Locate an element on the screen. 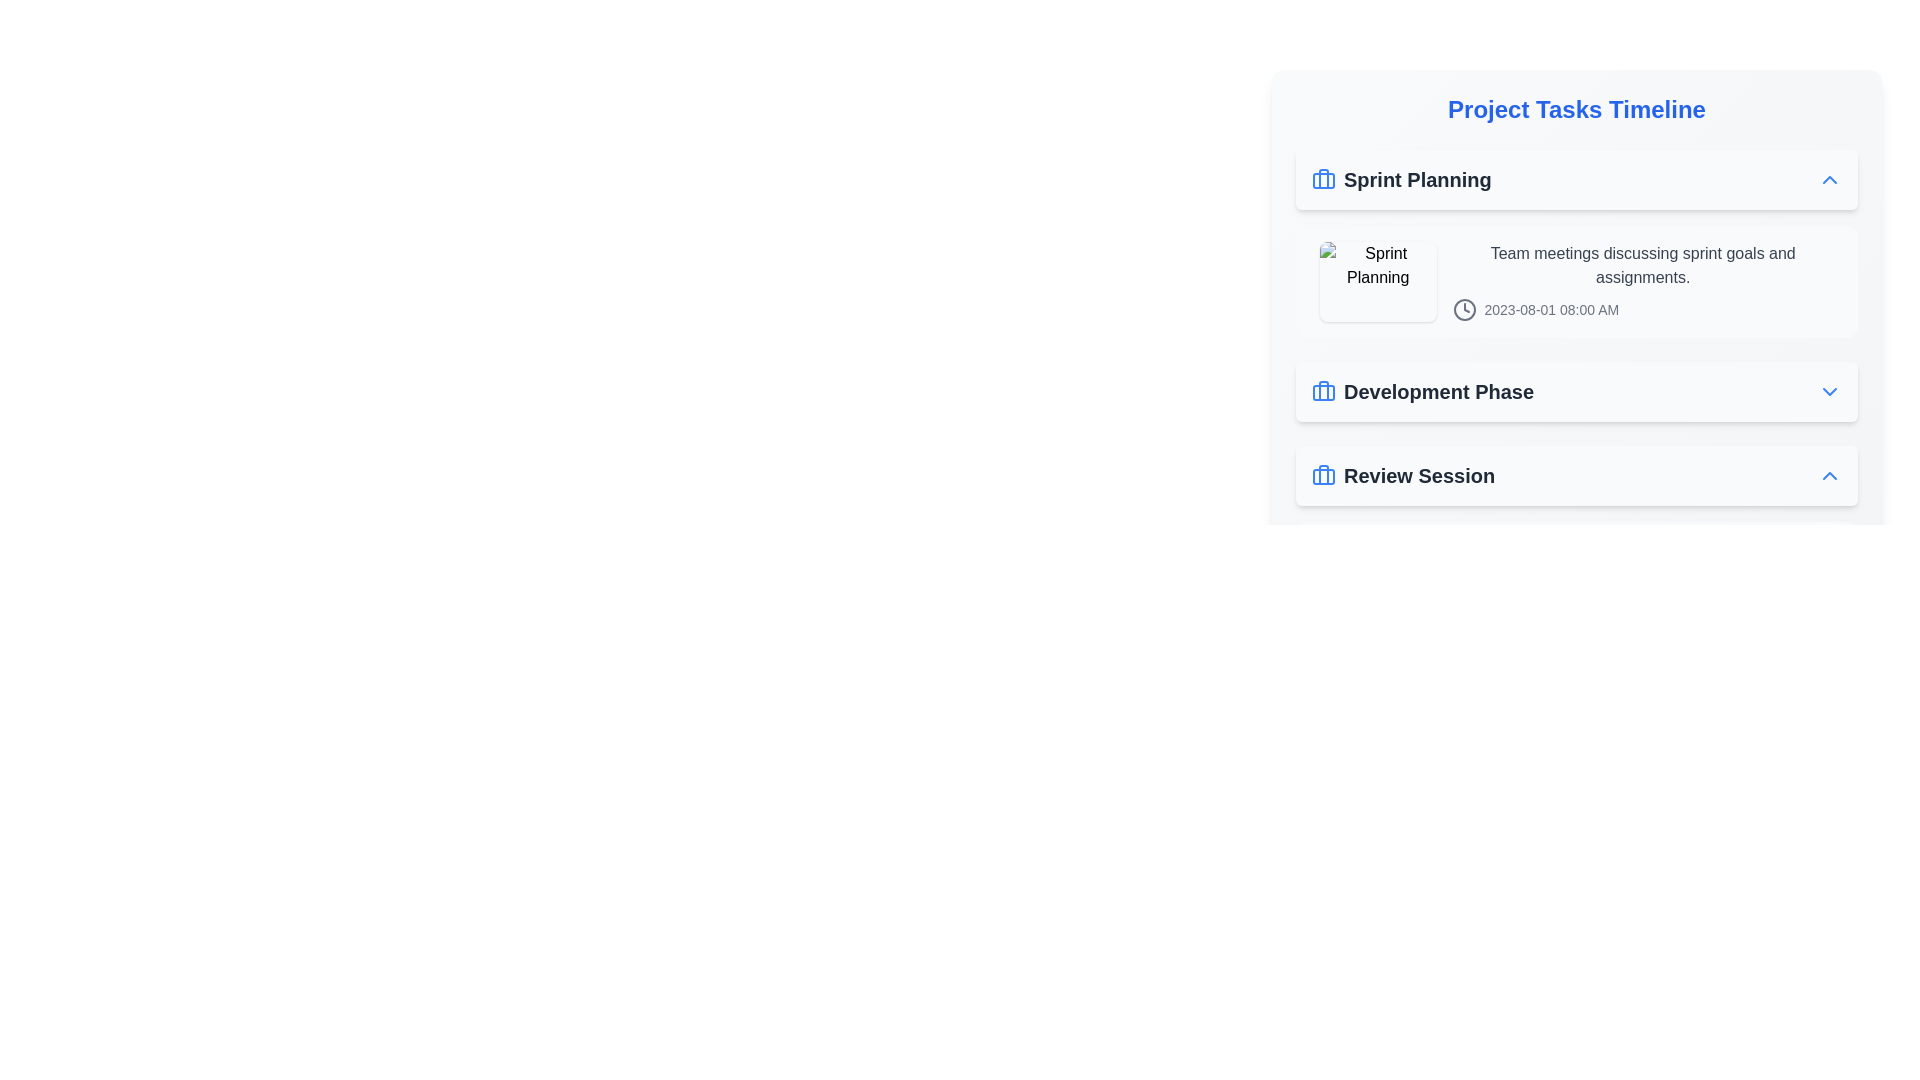 The height and width of the screenshot is (1080, 1920). the blue briefcase icon located to the left of the 'Review Session' label in the 'Project Tasks Timeline' section is located at coordinates (1324, 475).